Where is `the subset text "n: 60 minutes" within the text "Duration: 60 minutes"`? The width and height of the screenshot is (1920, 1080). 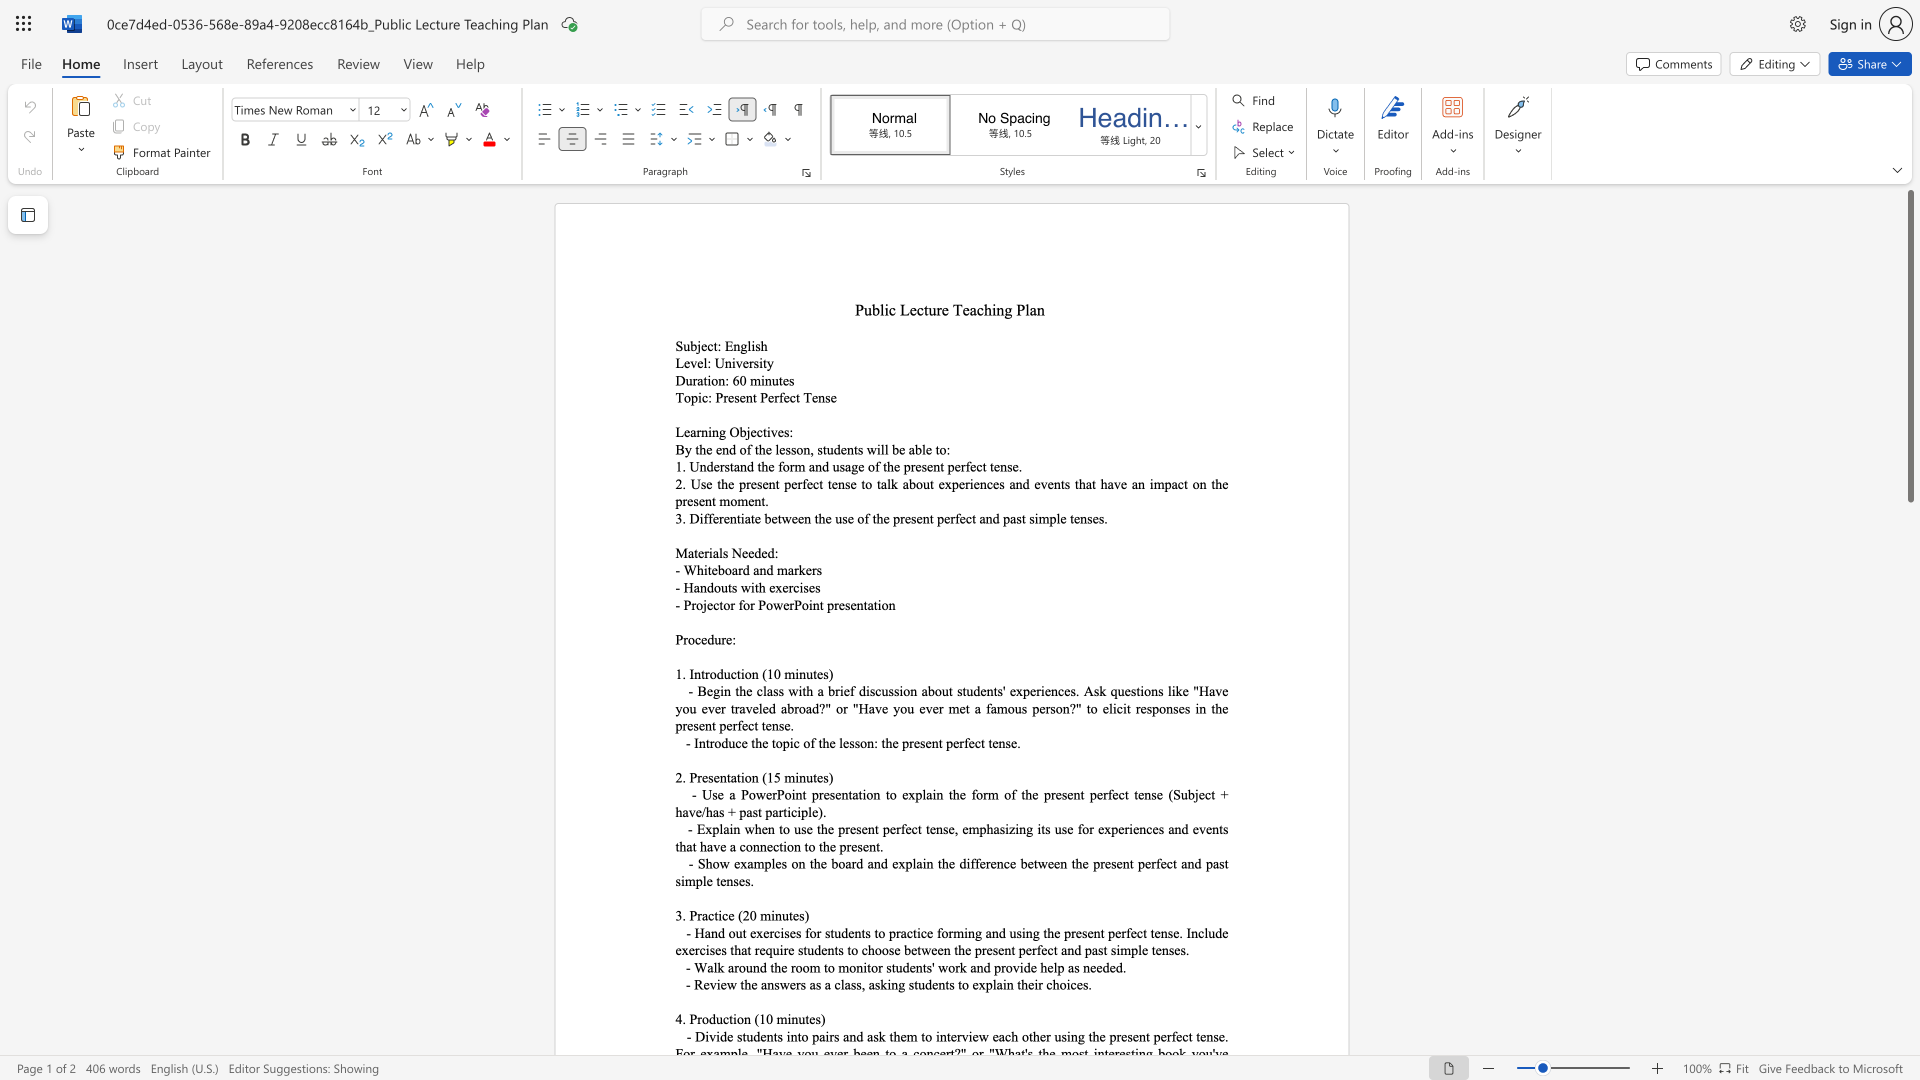
the subset text "n: 60 minutes" within the text "Duration: 60 minutes" is located at coordinates (718, 380).